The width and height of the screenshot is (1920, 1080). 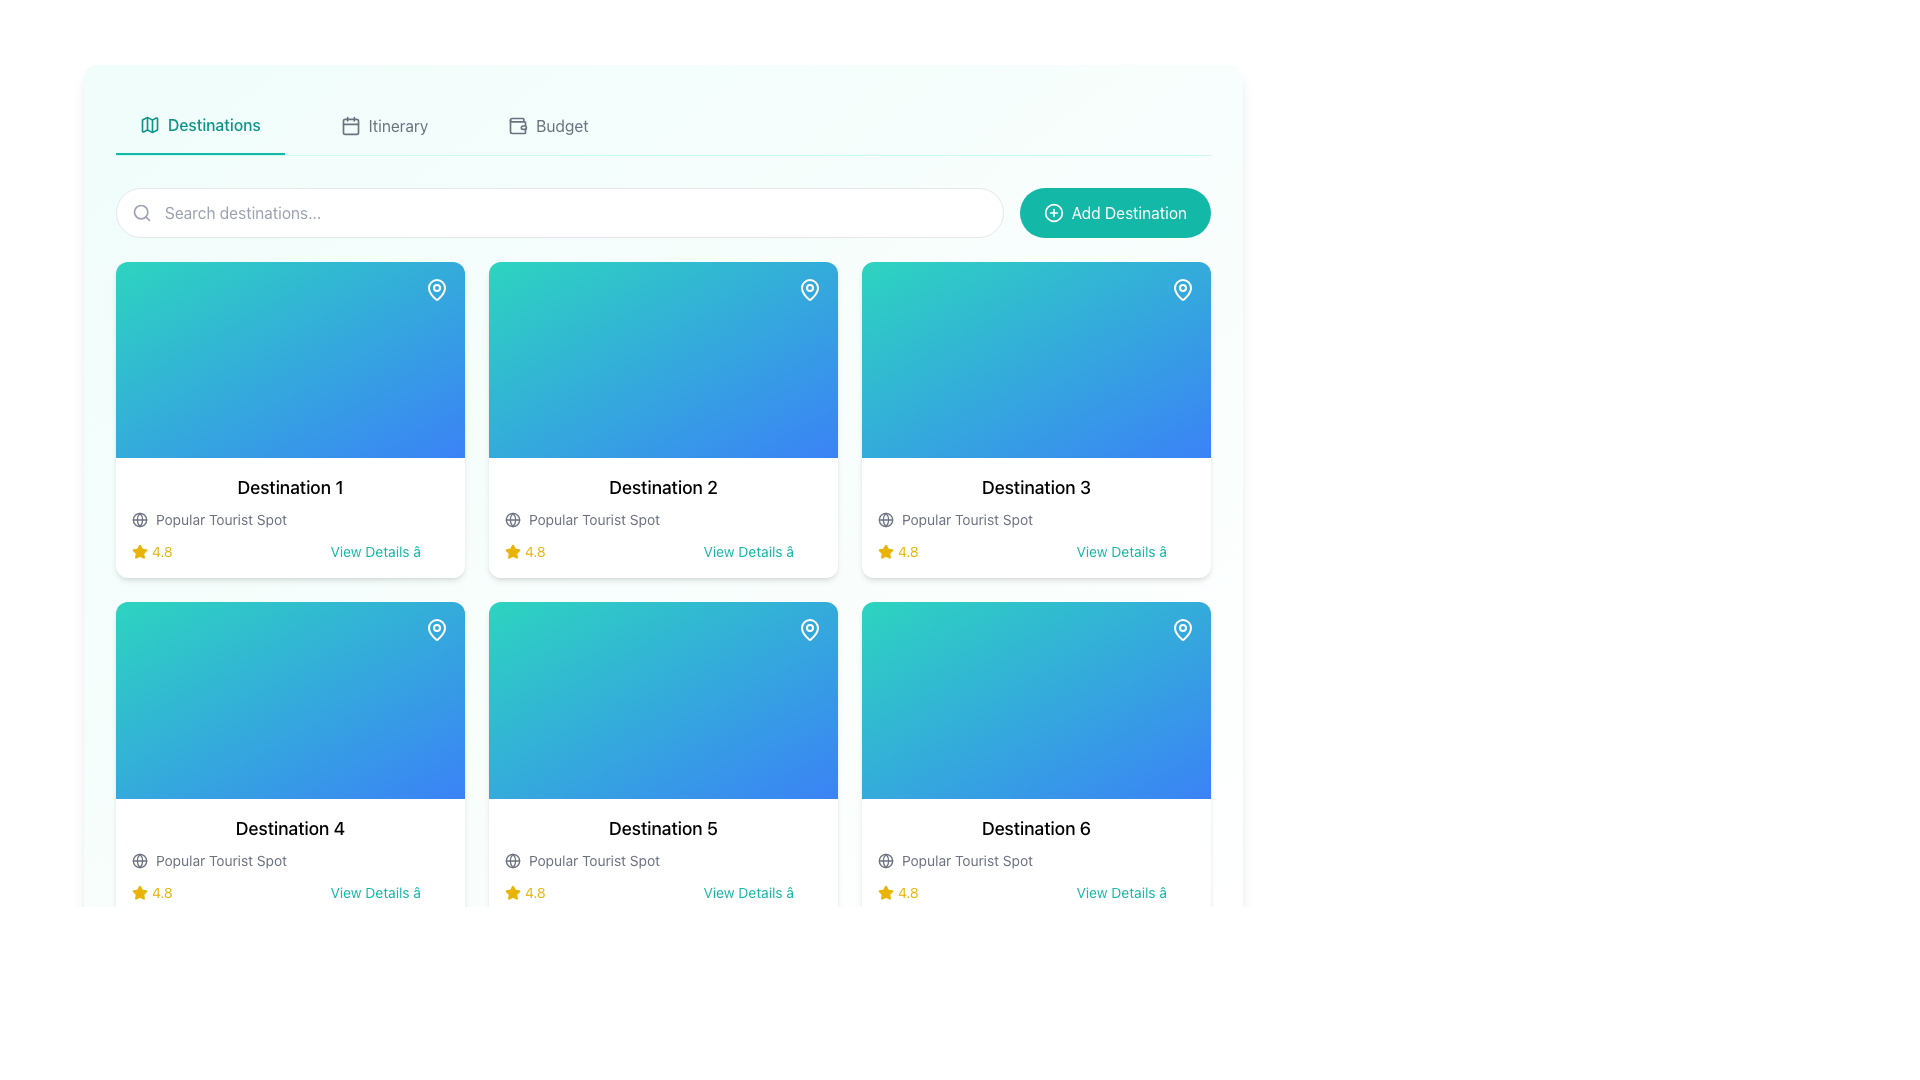 What do you see at coordinates (389, 891) in the screenshot?
I see `the hyperlink text for 'Destination 4' located in the lower section of its card` at bounding box center [389, 891].